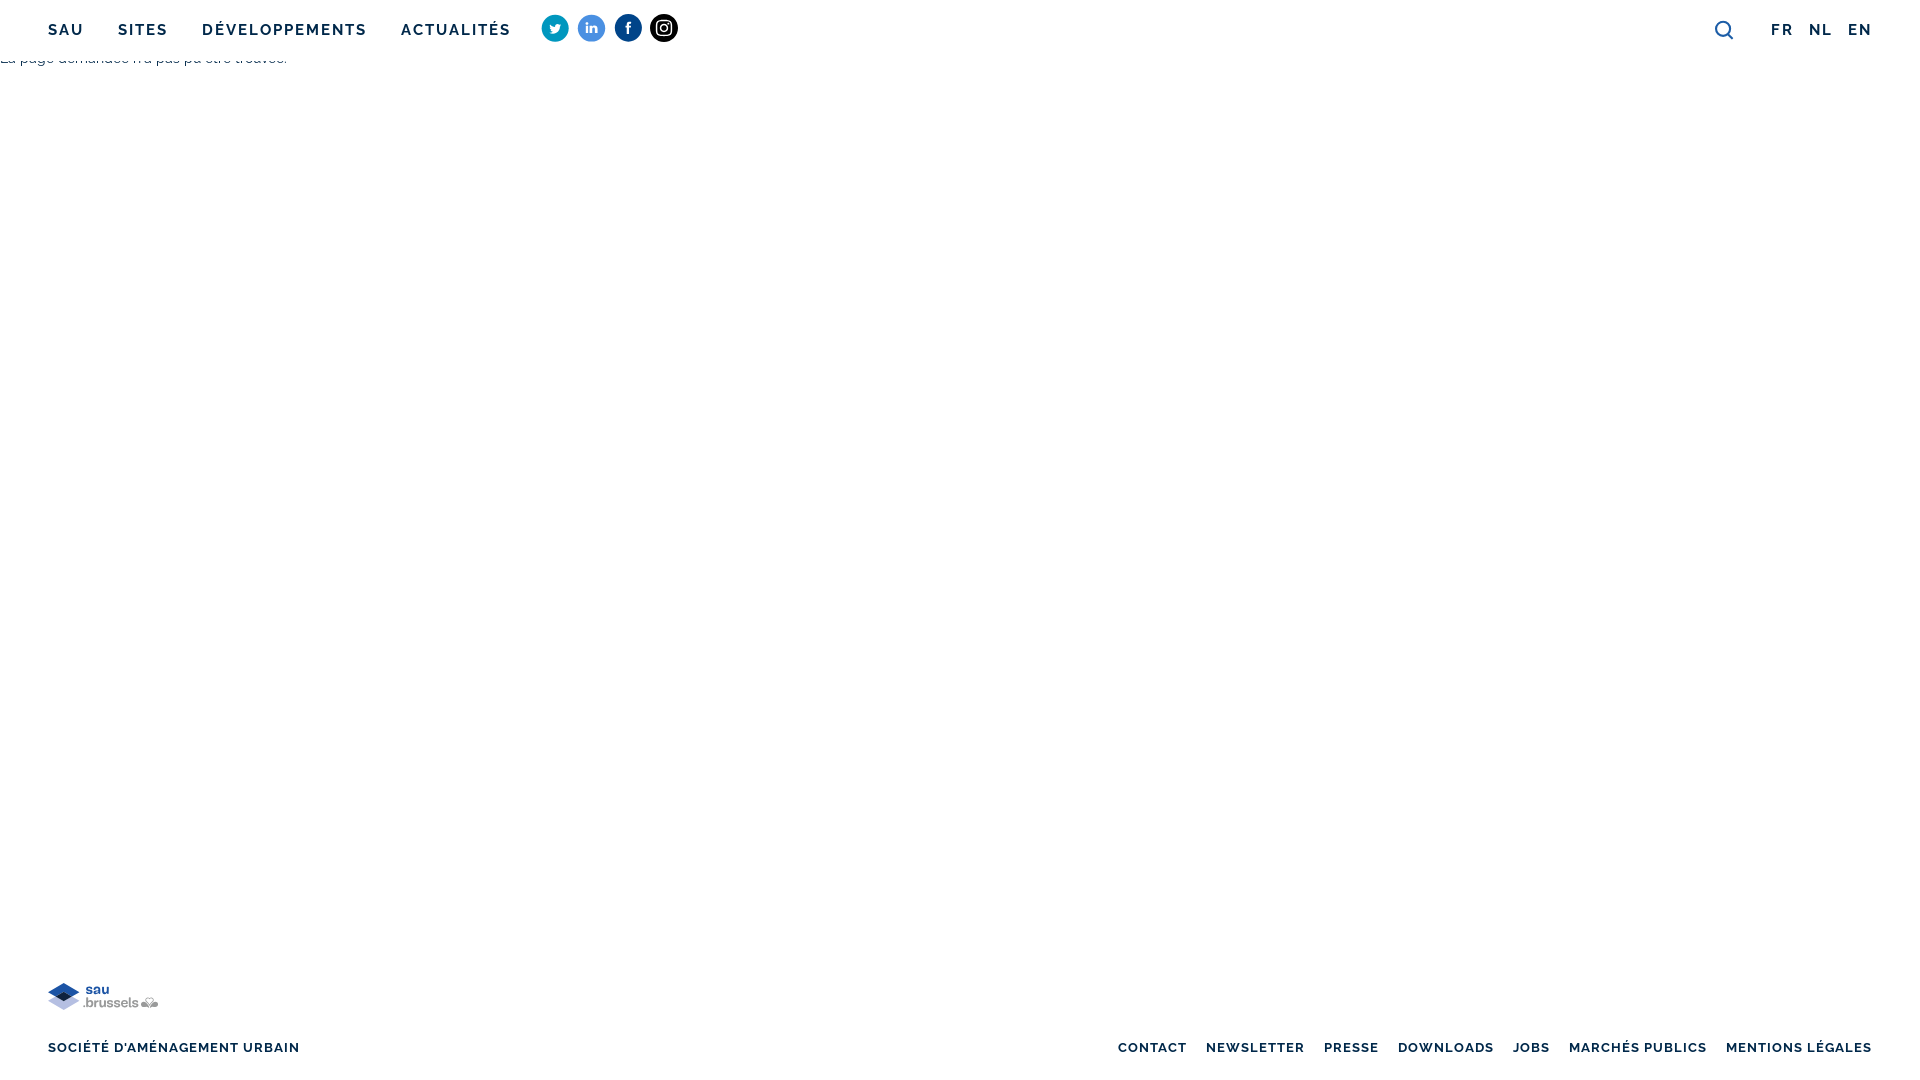 Image resolution: width=1920 pixels, height=1080 pixels. I want to click on 'PRESSE', so click(1351, 1046).